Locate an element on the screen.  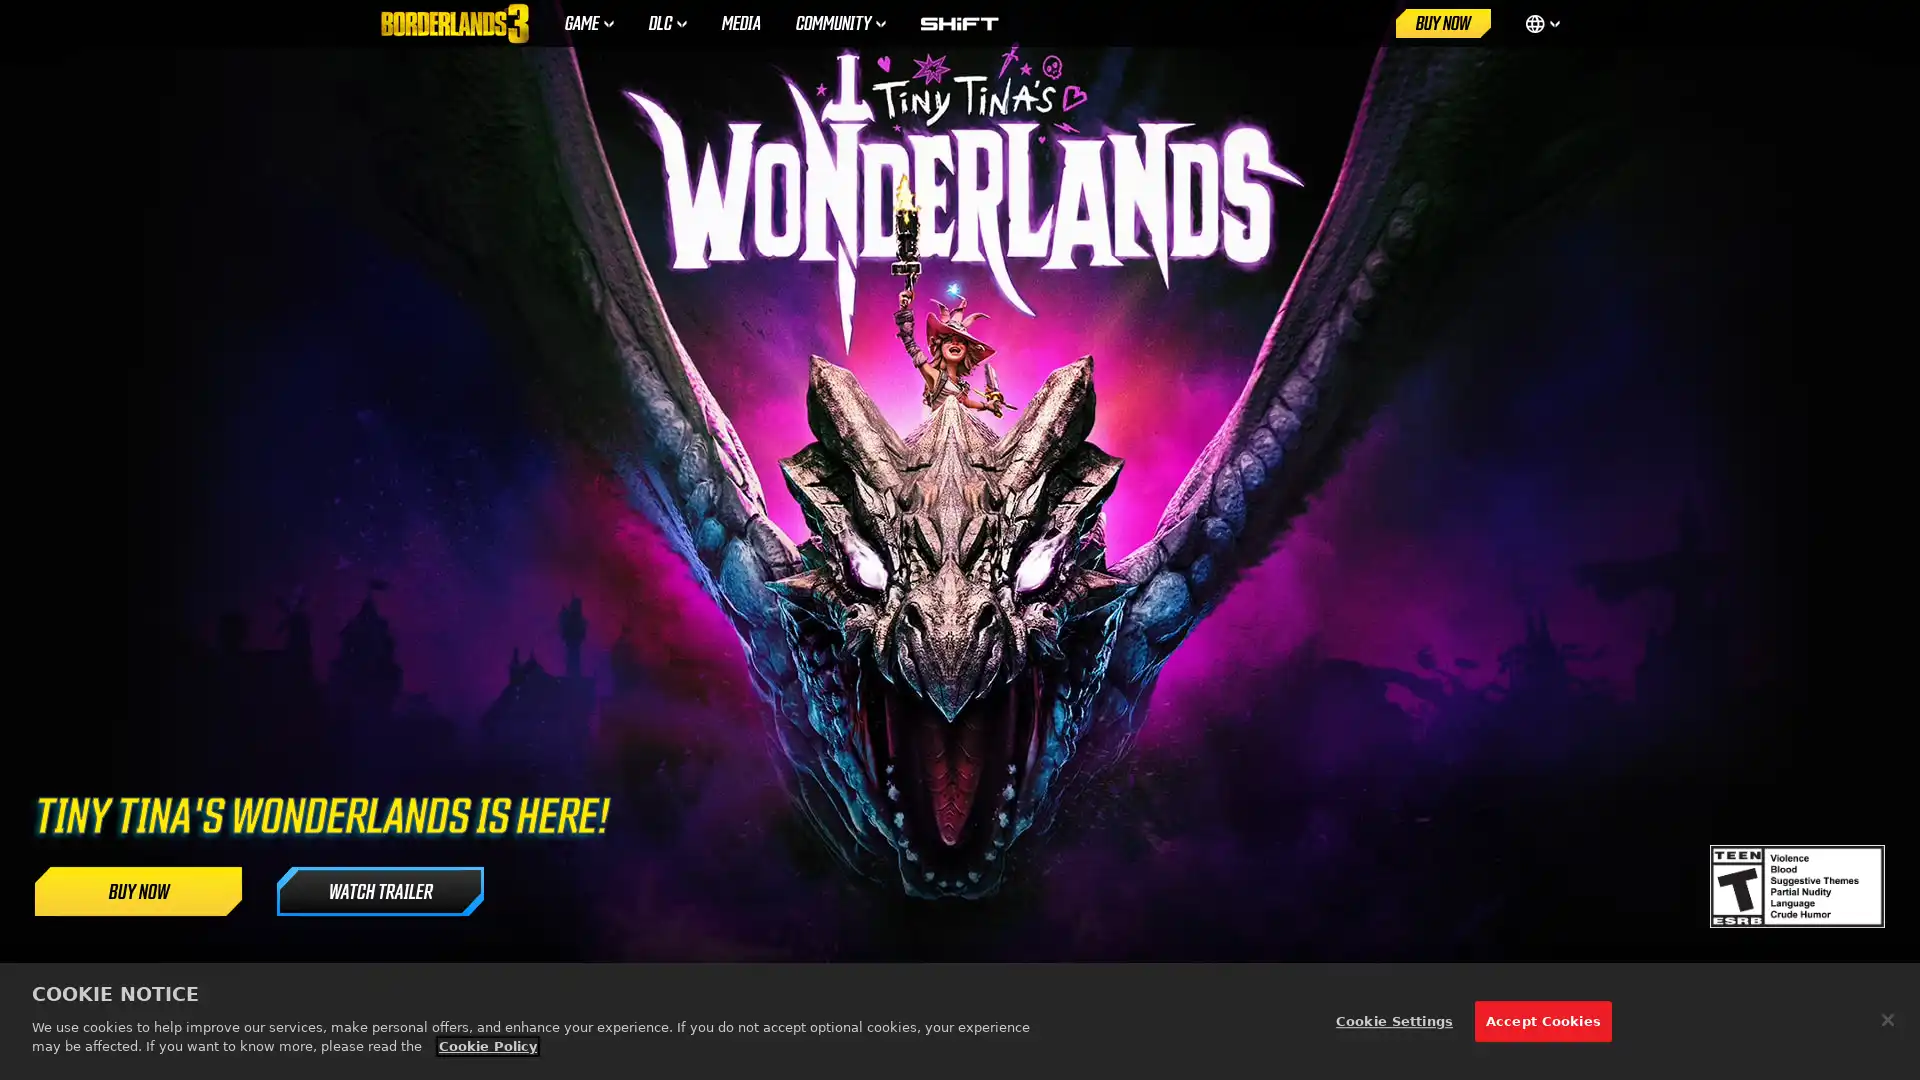
Cookie Settings is located at coordinates (1392, 1021).